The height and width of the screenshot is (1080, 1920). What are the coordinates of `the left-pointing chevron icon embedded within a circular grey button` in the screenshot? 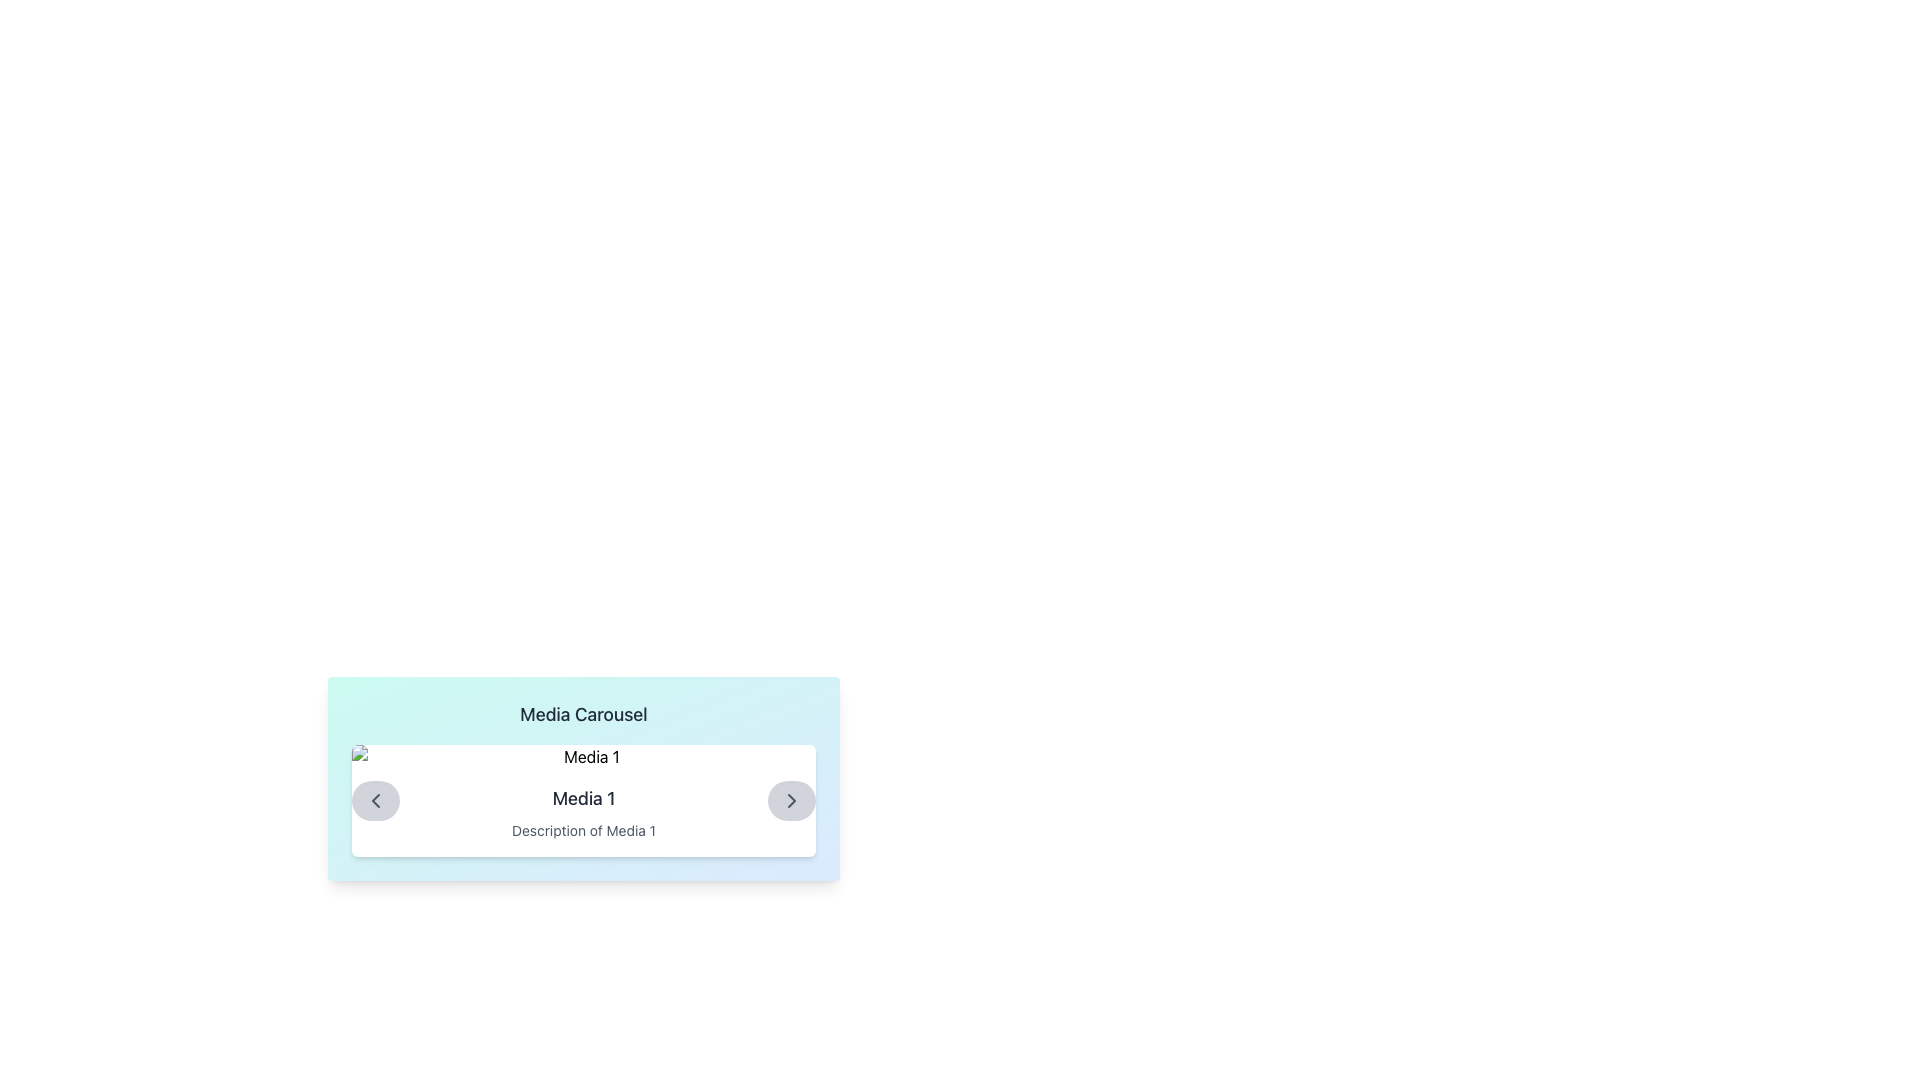 It's located at (375, 800).